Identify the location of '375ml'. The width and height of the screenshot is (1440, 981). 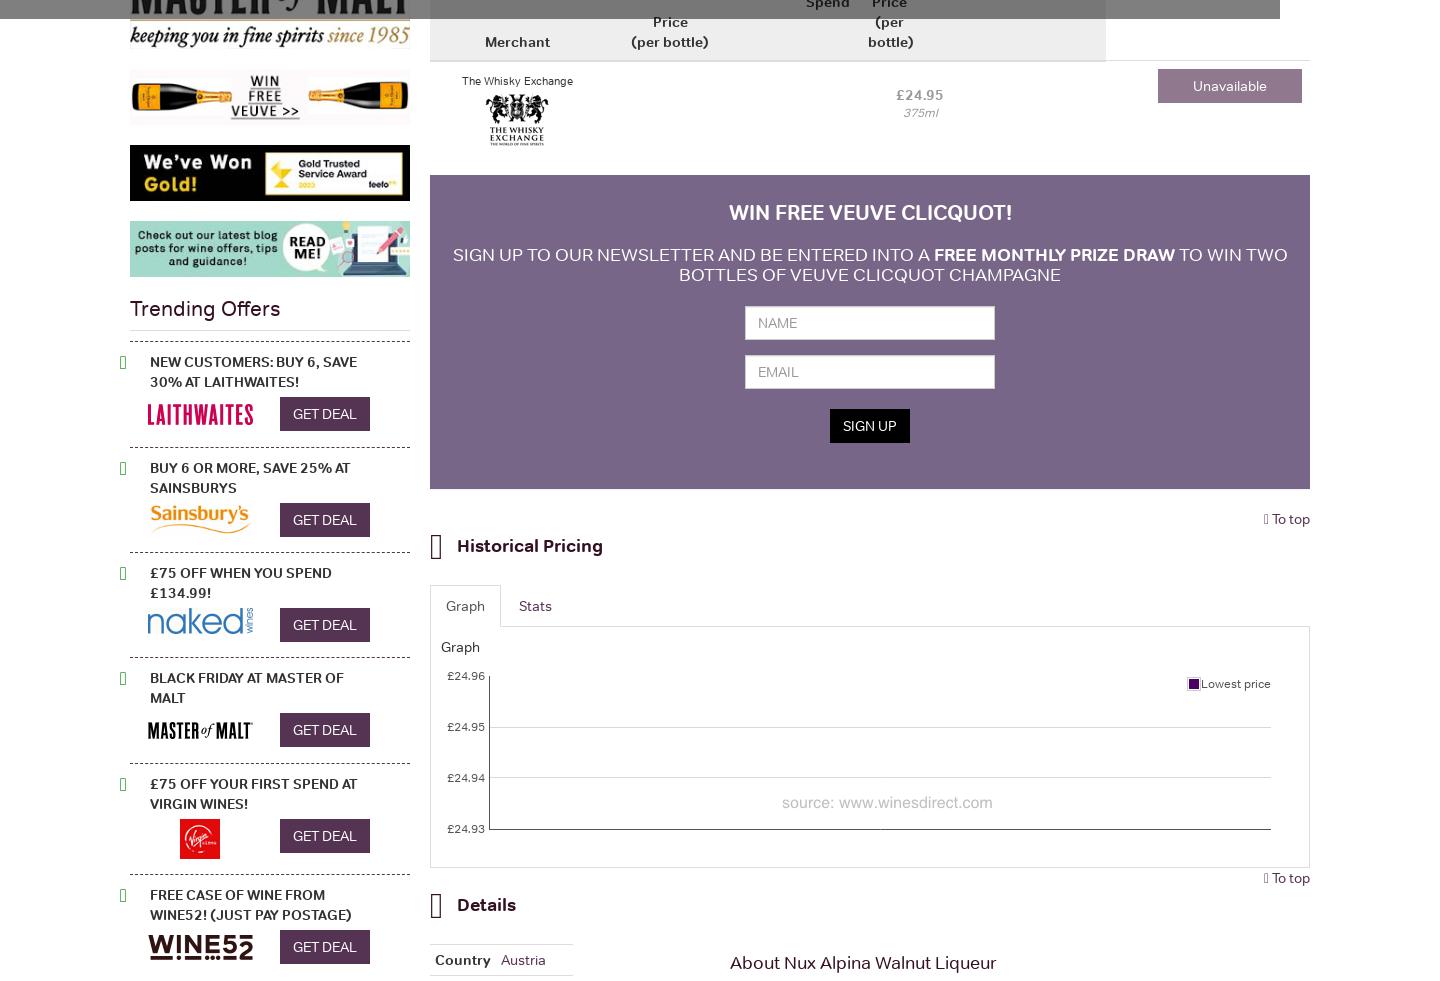
(919, 111).